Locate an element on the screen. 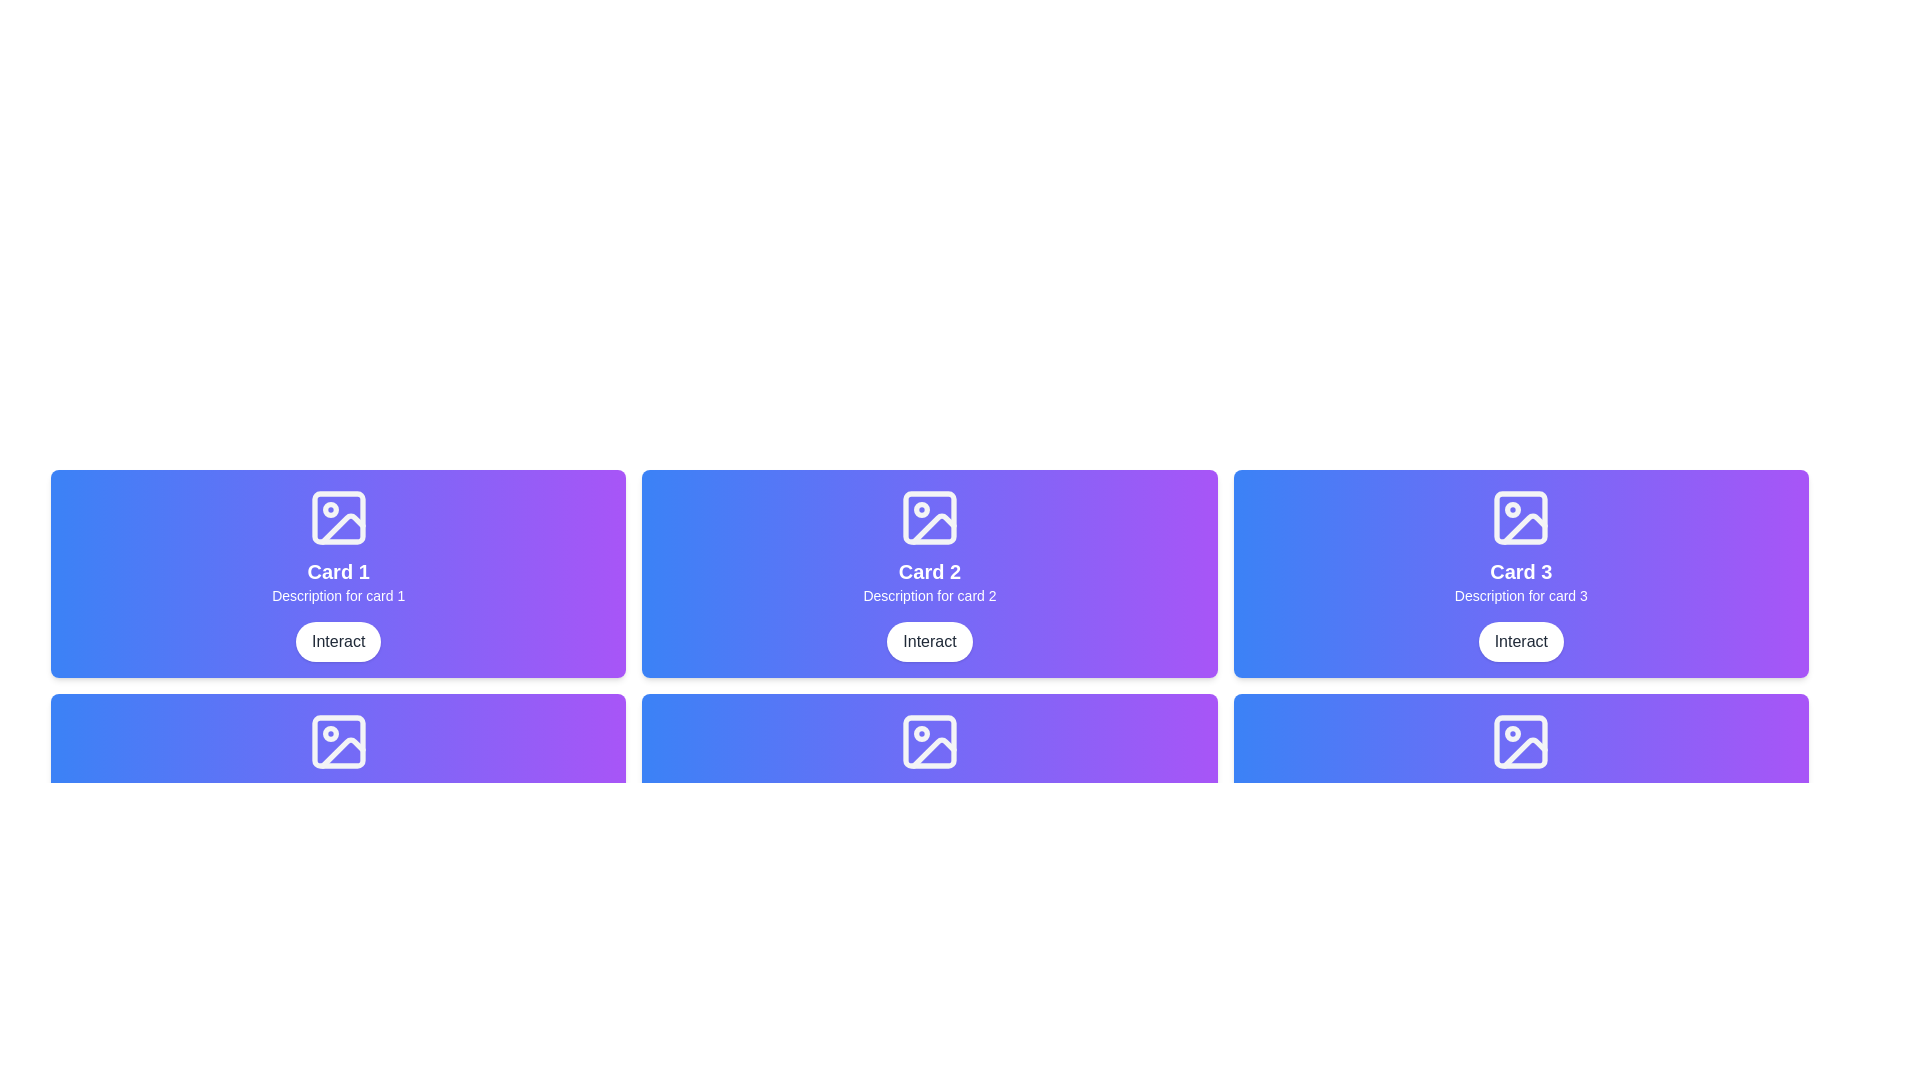 The image size is (1920, 1080). the small circular dot (Circle SVG Component) located at the top-left corner of the image icon on Card 2 is located at coordinates (920, 508).